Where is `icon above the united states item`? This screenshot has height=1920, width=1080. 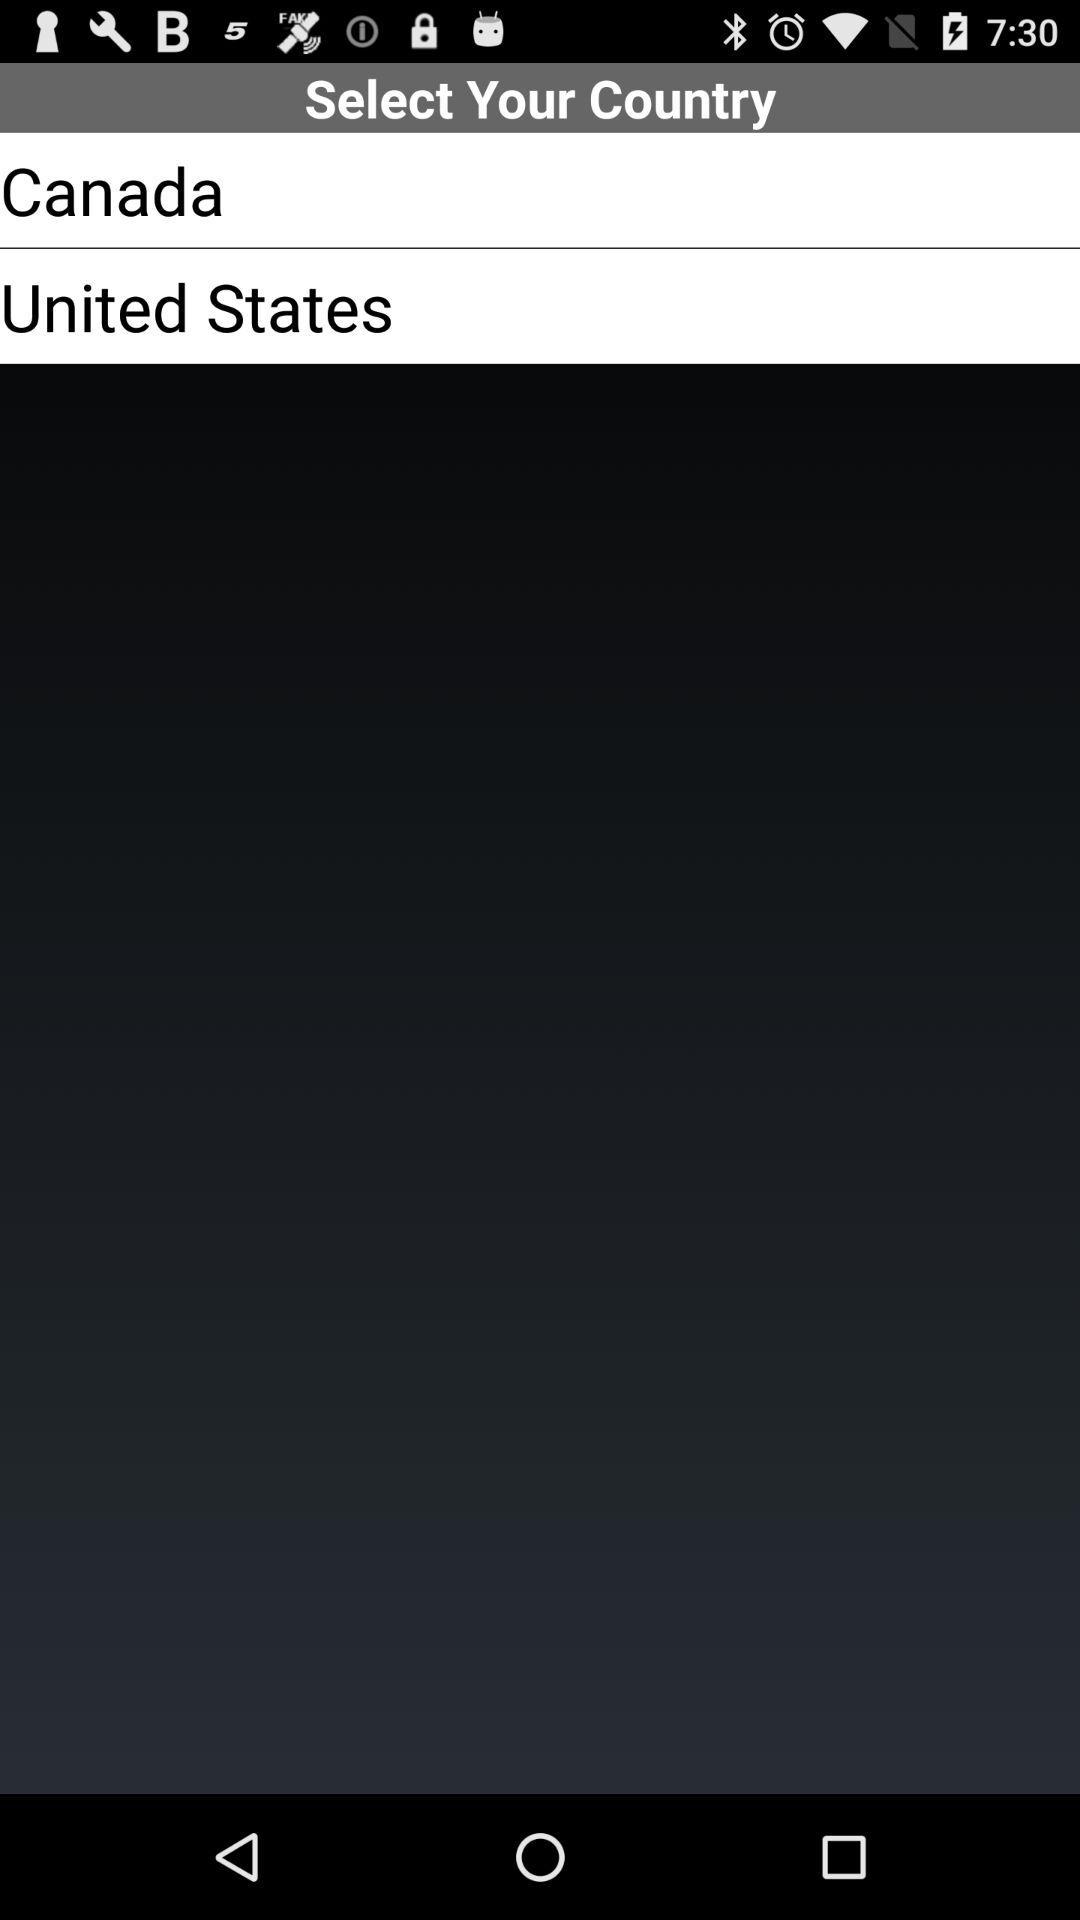 icon above the united states item is located at coordinates (112, 190).